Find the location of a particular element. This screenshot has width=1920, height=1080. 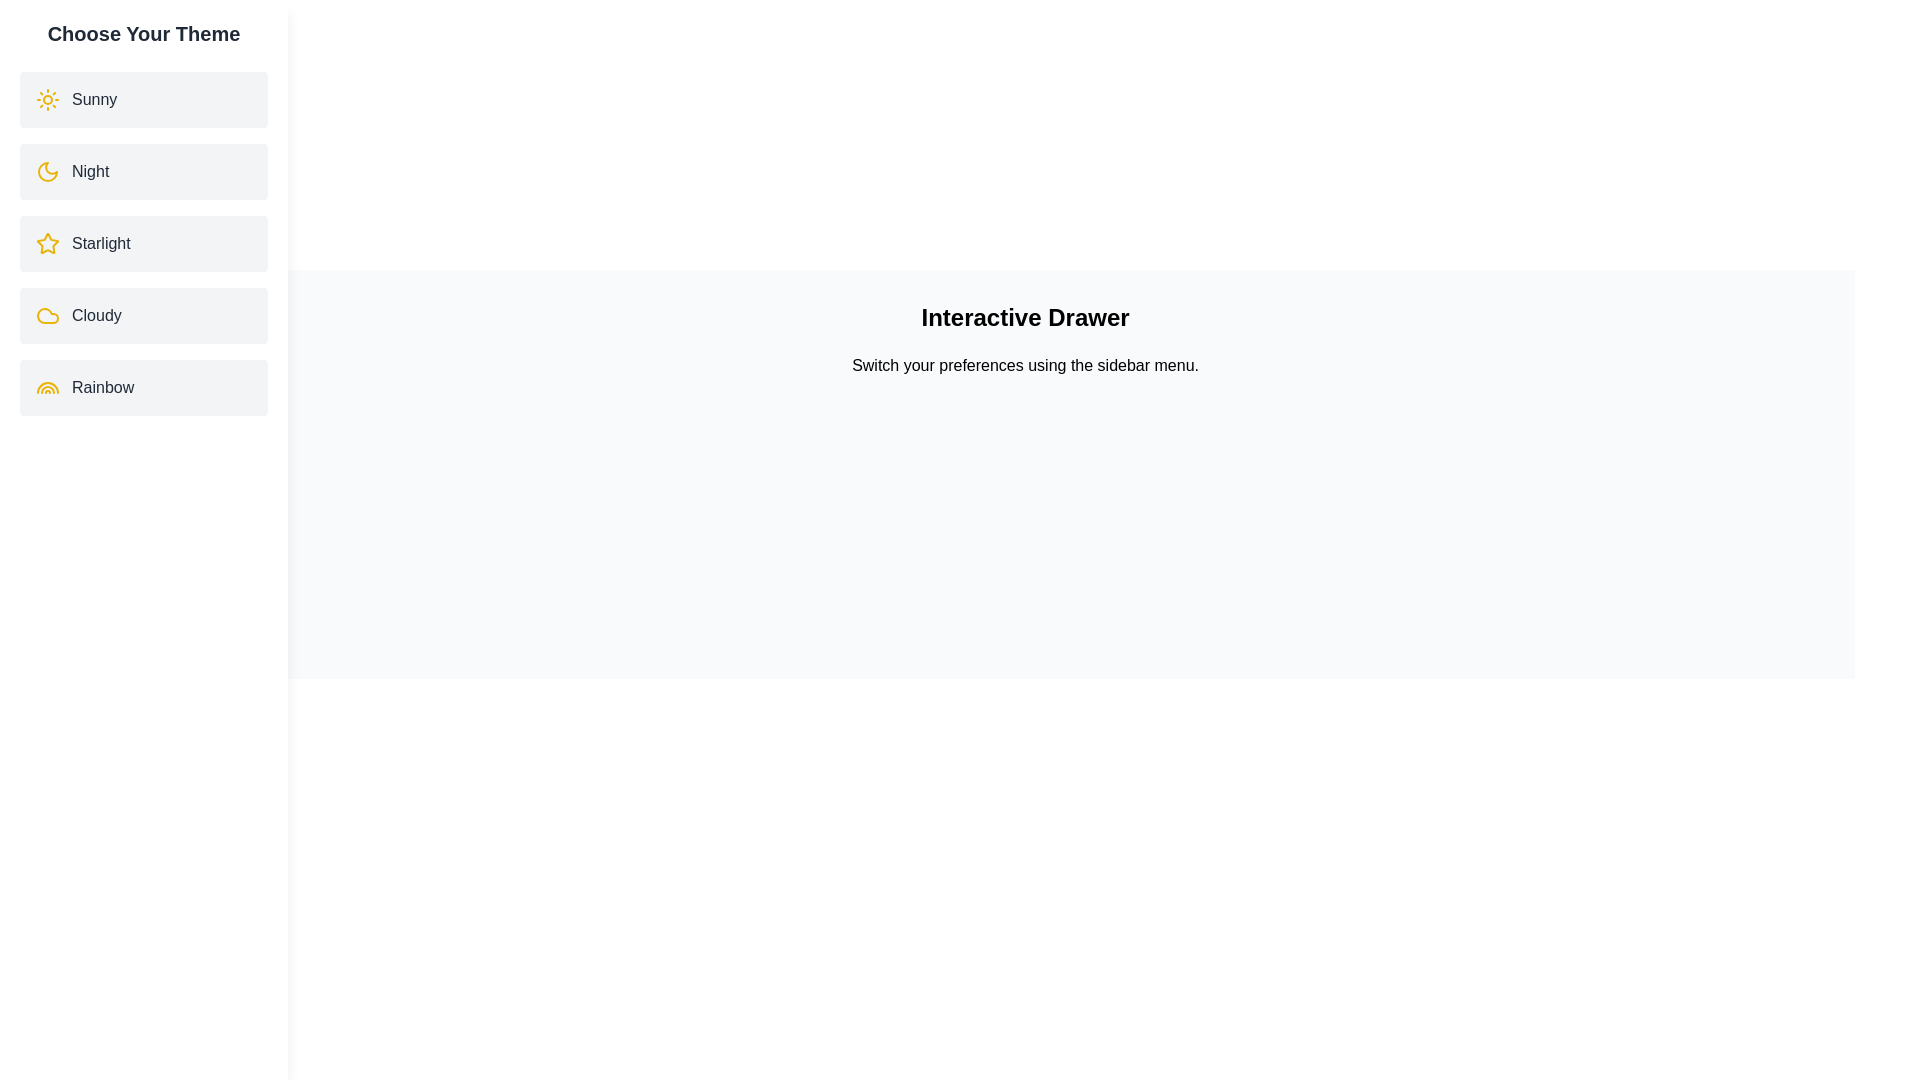

the 'Toggle Themes' button to toggle the visibility of the drawer is located at coordinates (112, 810).